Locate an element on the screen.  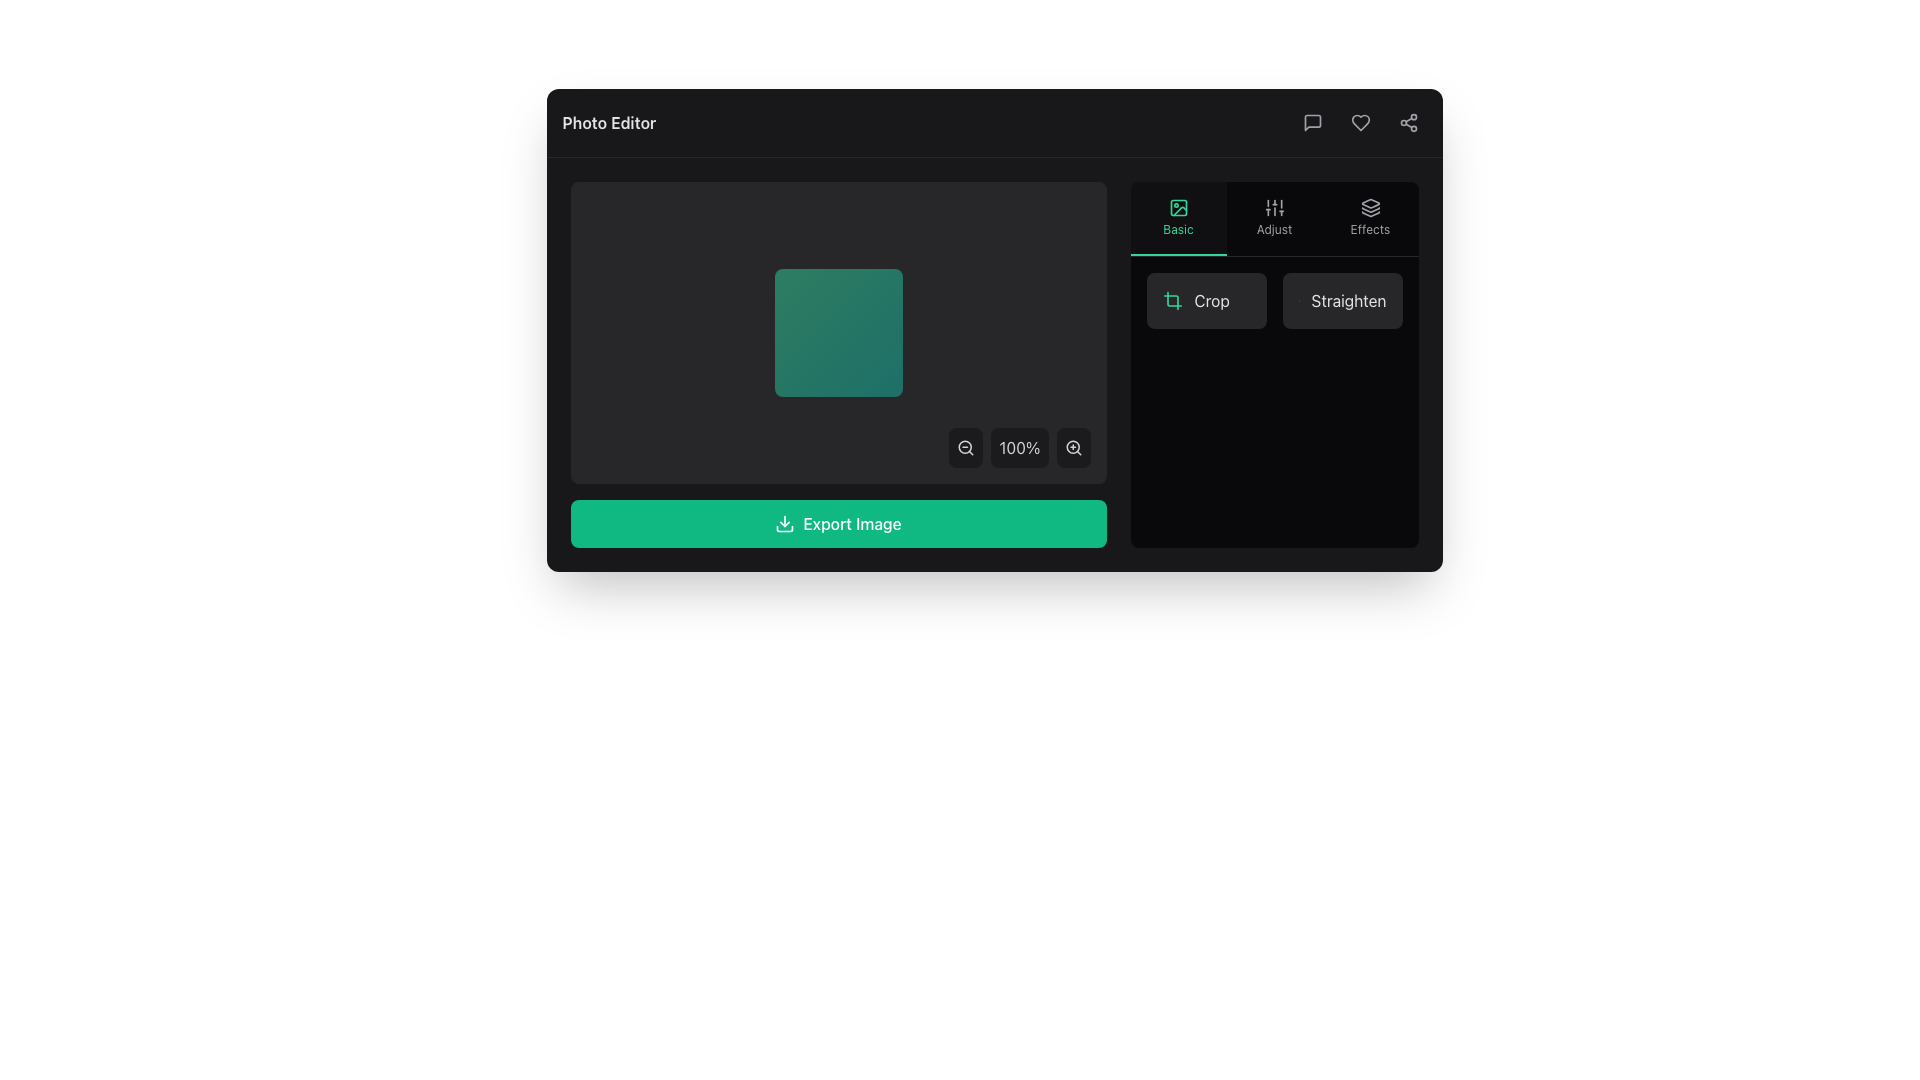
the button located in the bottom-right corner of the 'Basic' section is located at coordinates (1342, 300).